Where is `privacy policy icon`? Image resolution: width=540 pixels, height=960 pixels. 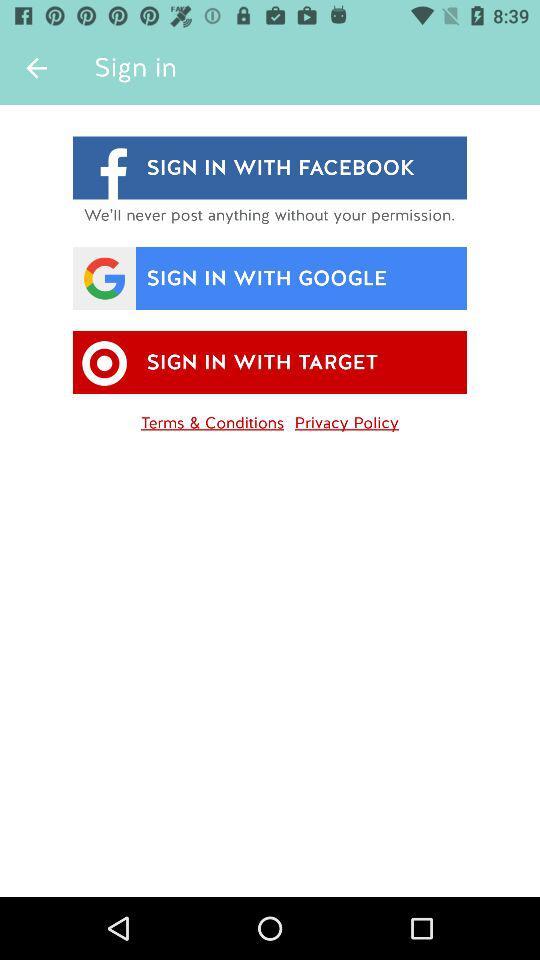 privacy policy icon is located at coordinates (345, 418).